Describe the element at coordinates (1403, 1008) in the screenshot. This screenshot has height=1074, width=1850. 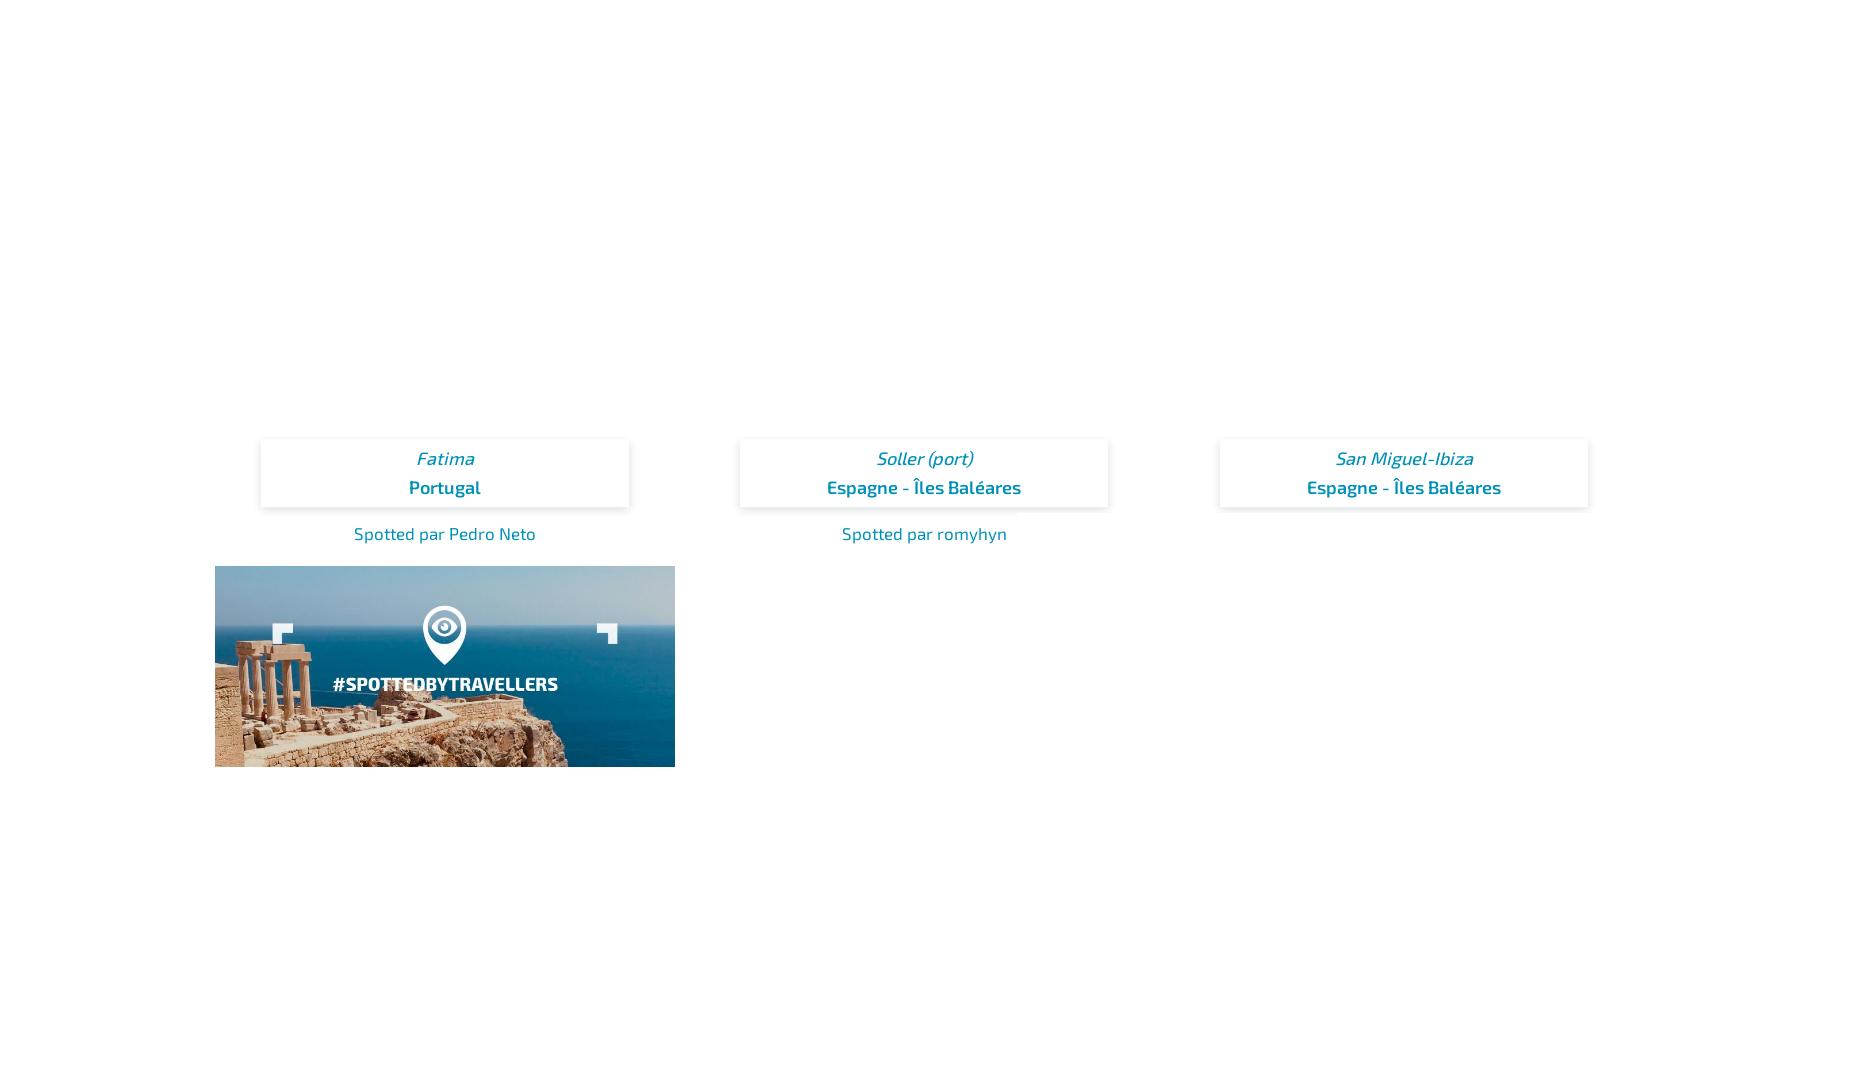
I see `'Dubrovnik'` at that location.